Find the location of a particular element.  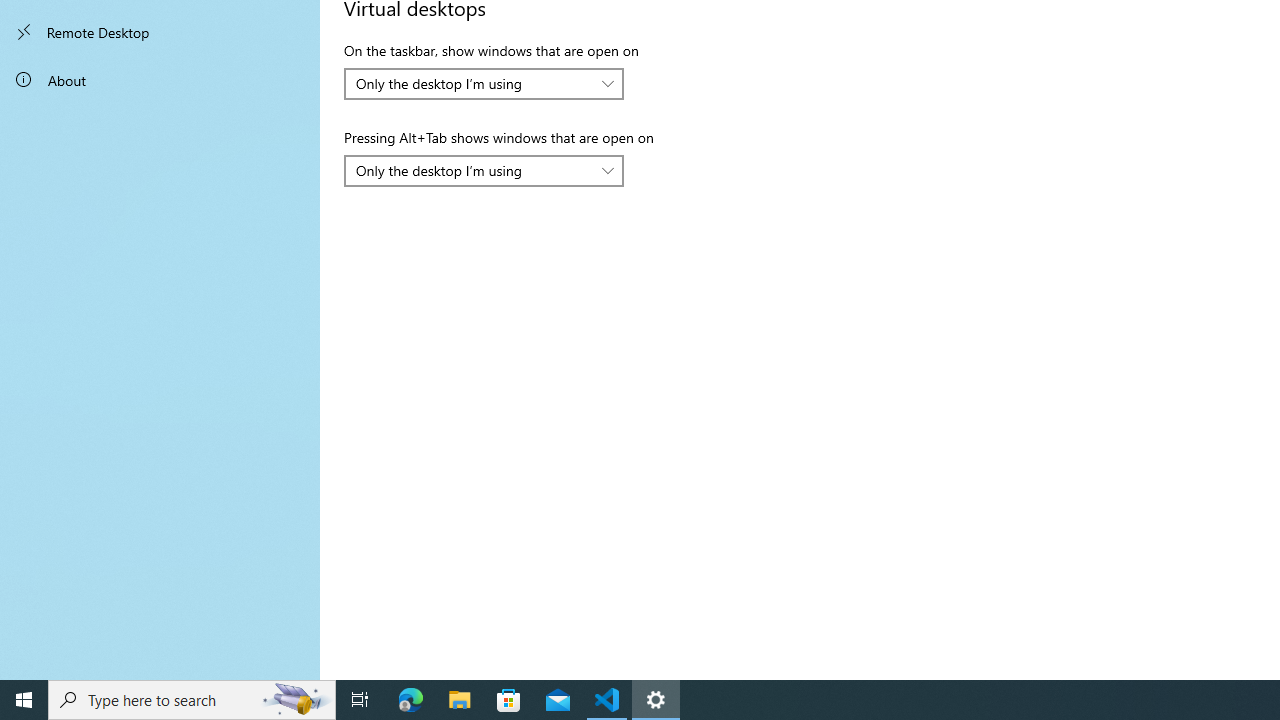

'Remote Desktop' is located at coordinates (160, 32).